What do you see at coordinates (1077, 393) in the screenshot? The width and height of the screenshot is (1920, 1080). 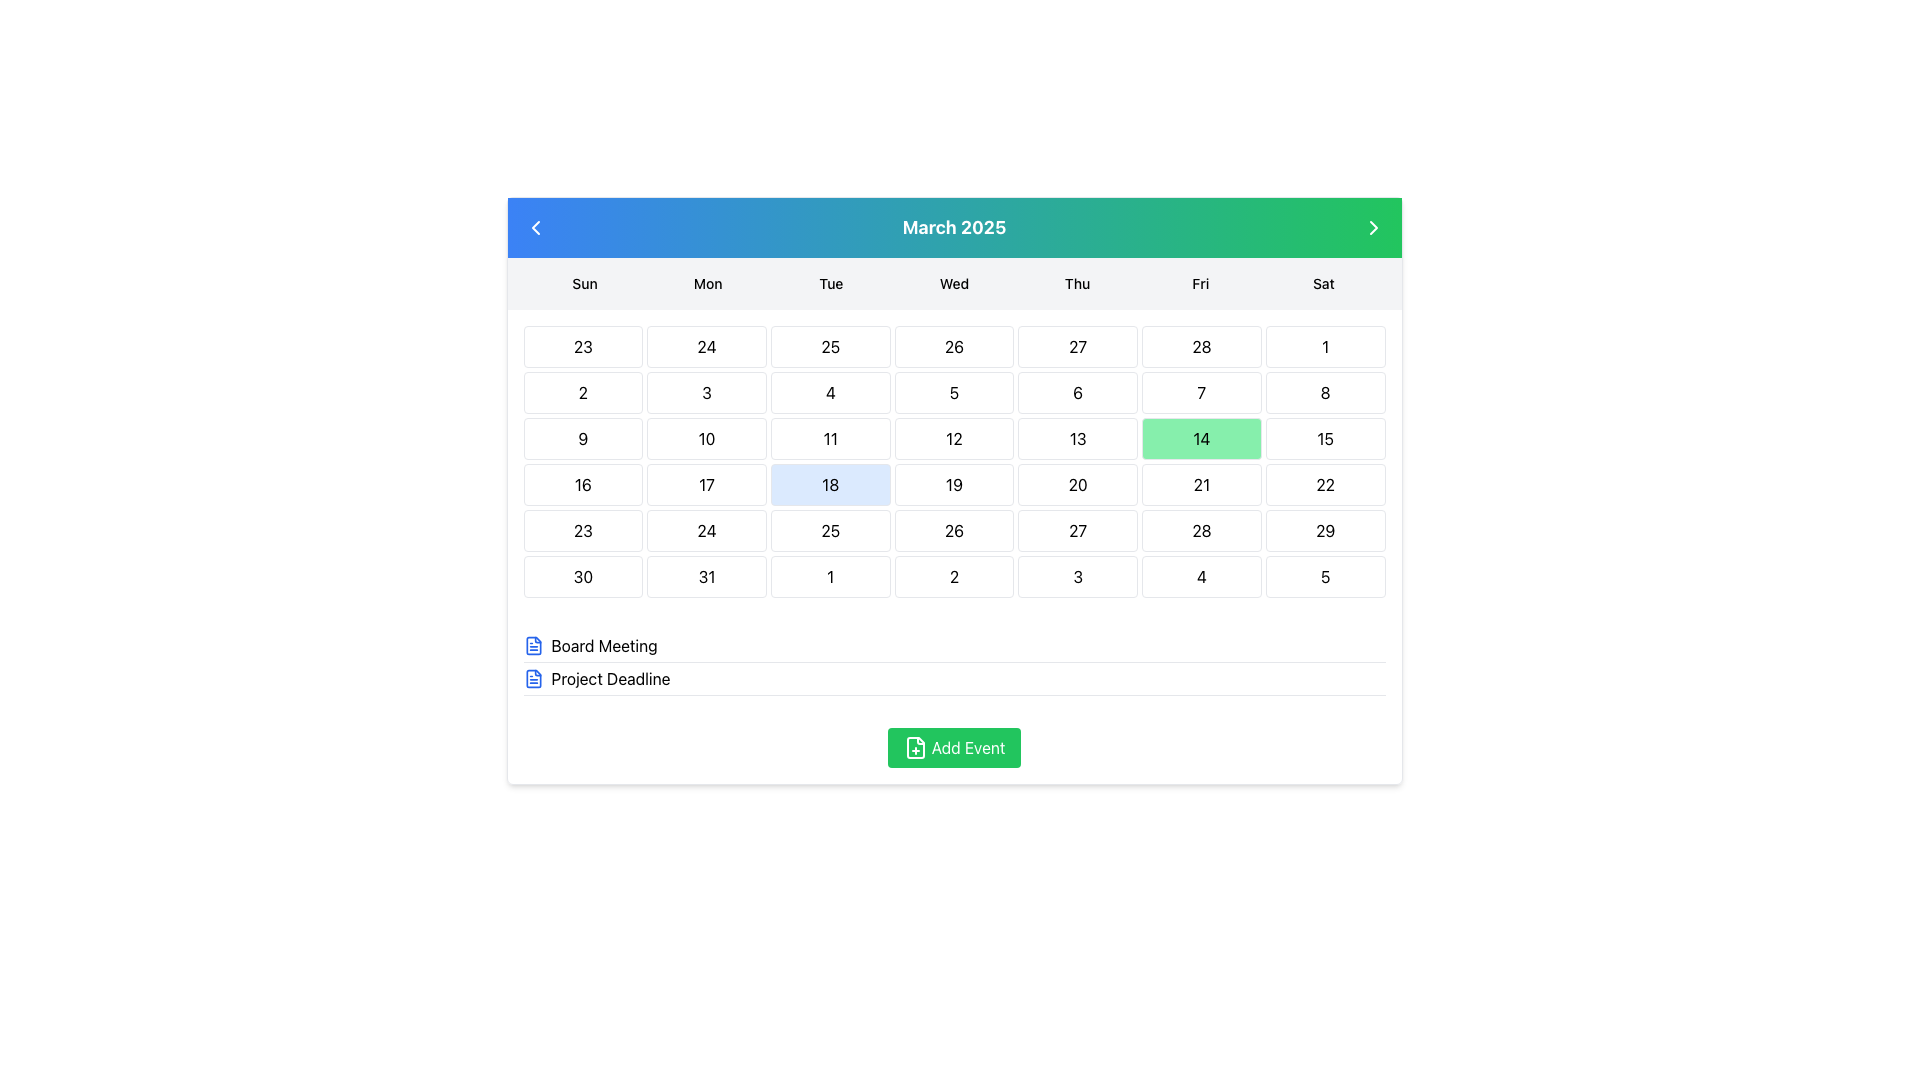 I see `the calendar date cell displaying the number '6' located under the column 'Thu' in the second row` at bounding box center [1077, 393].